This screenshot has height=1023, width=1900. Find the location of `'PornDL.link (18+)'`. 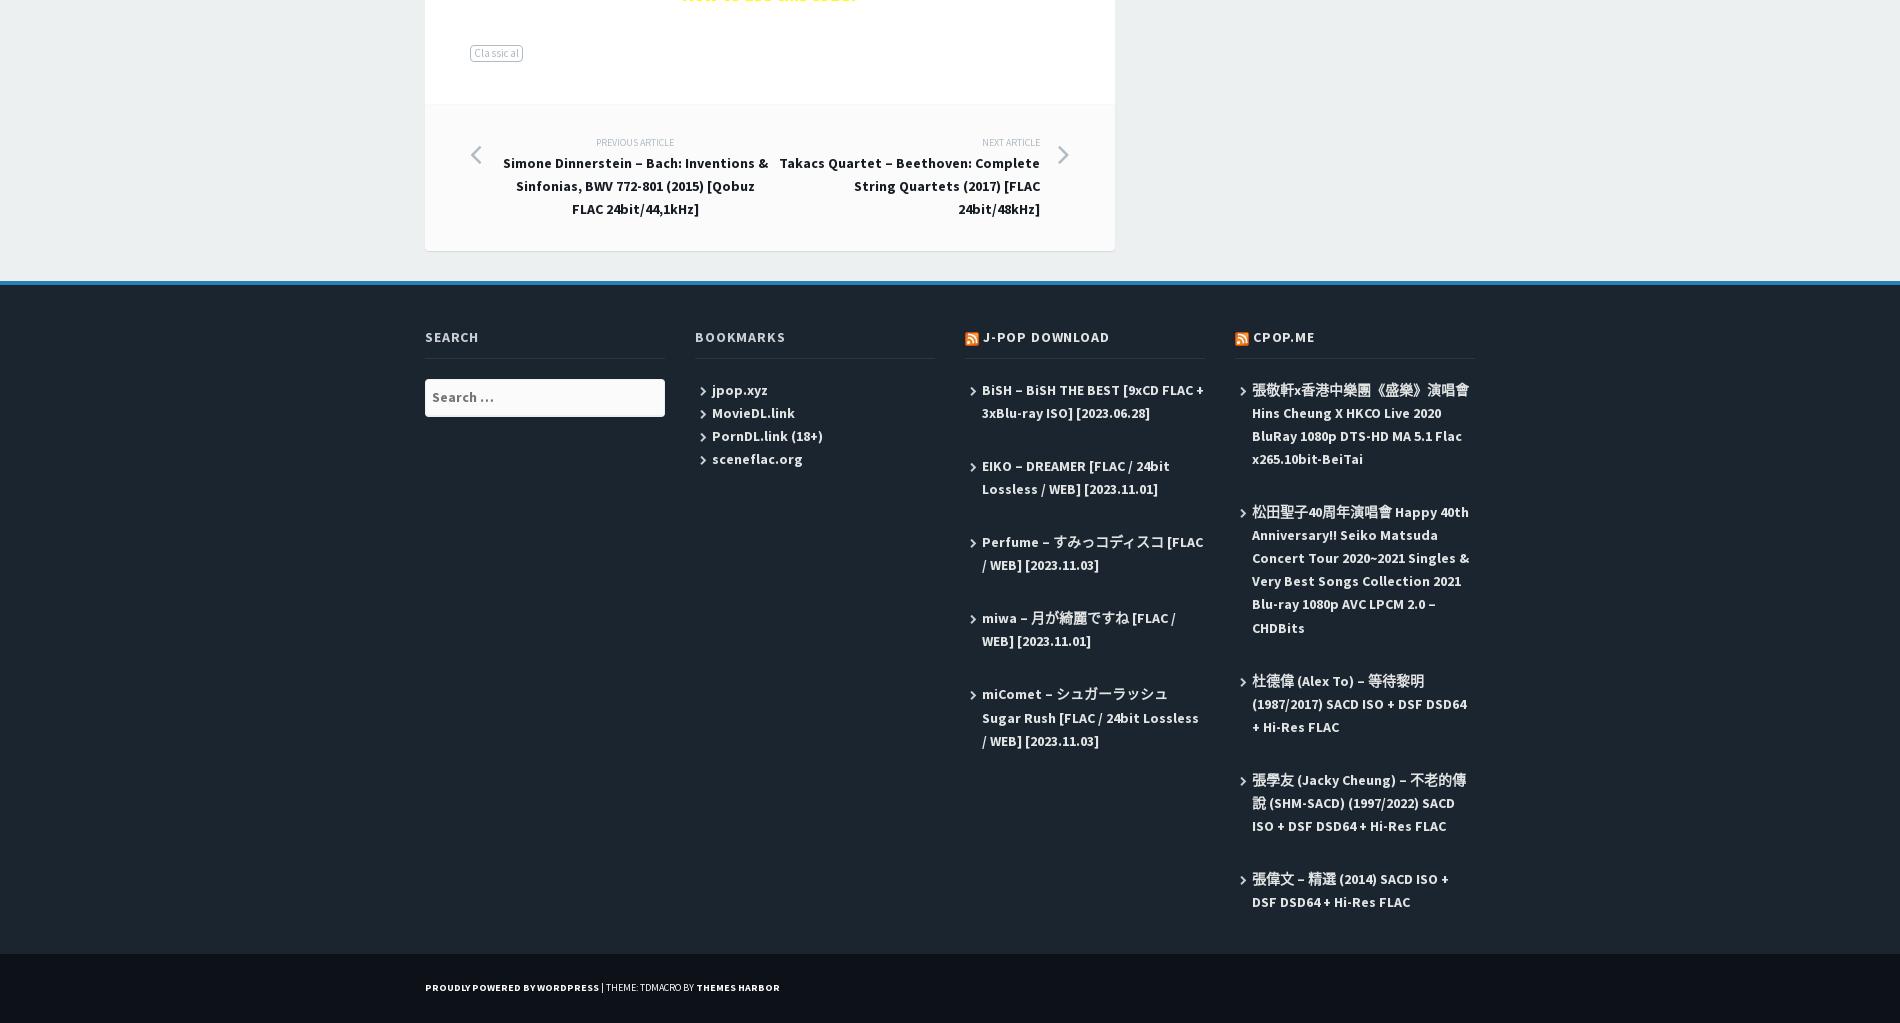

'PornDL.link (18+)' is located at coordinates (765, 433).